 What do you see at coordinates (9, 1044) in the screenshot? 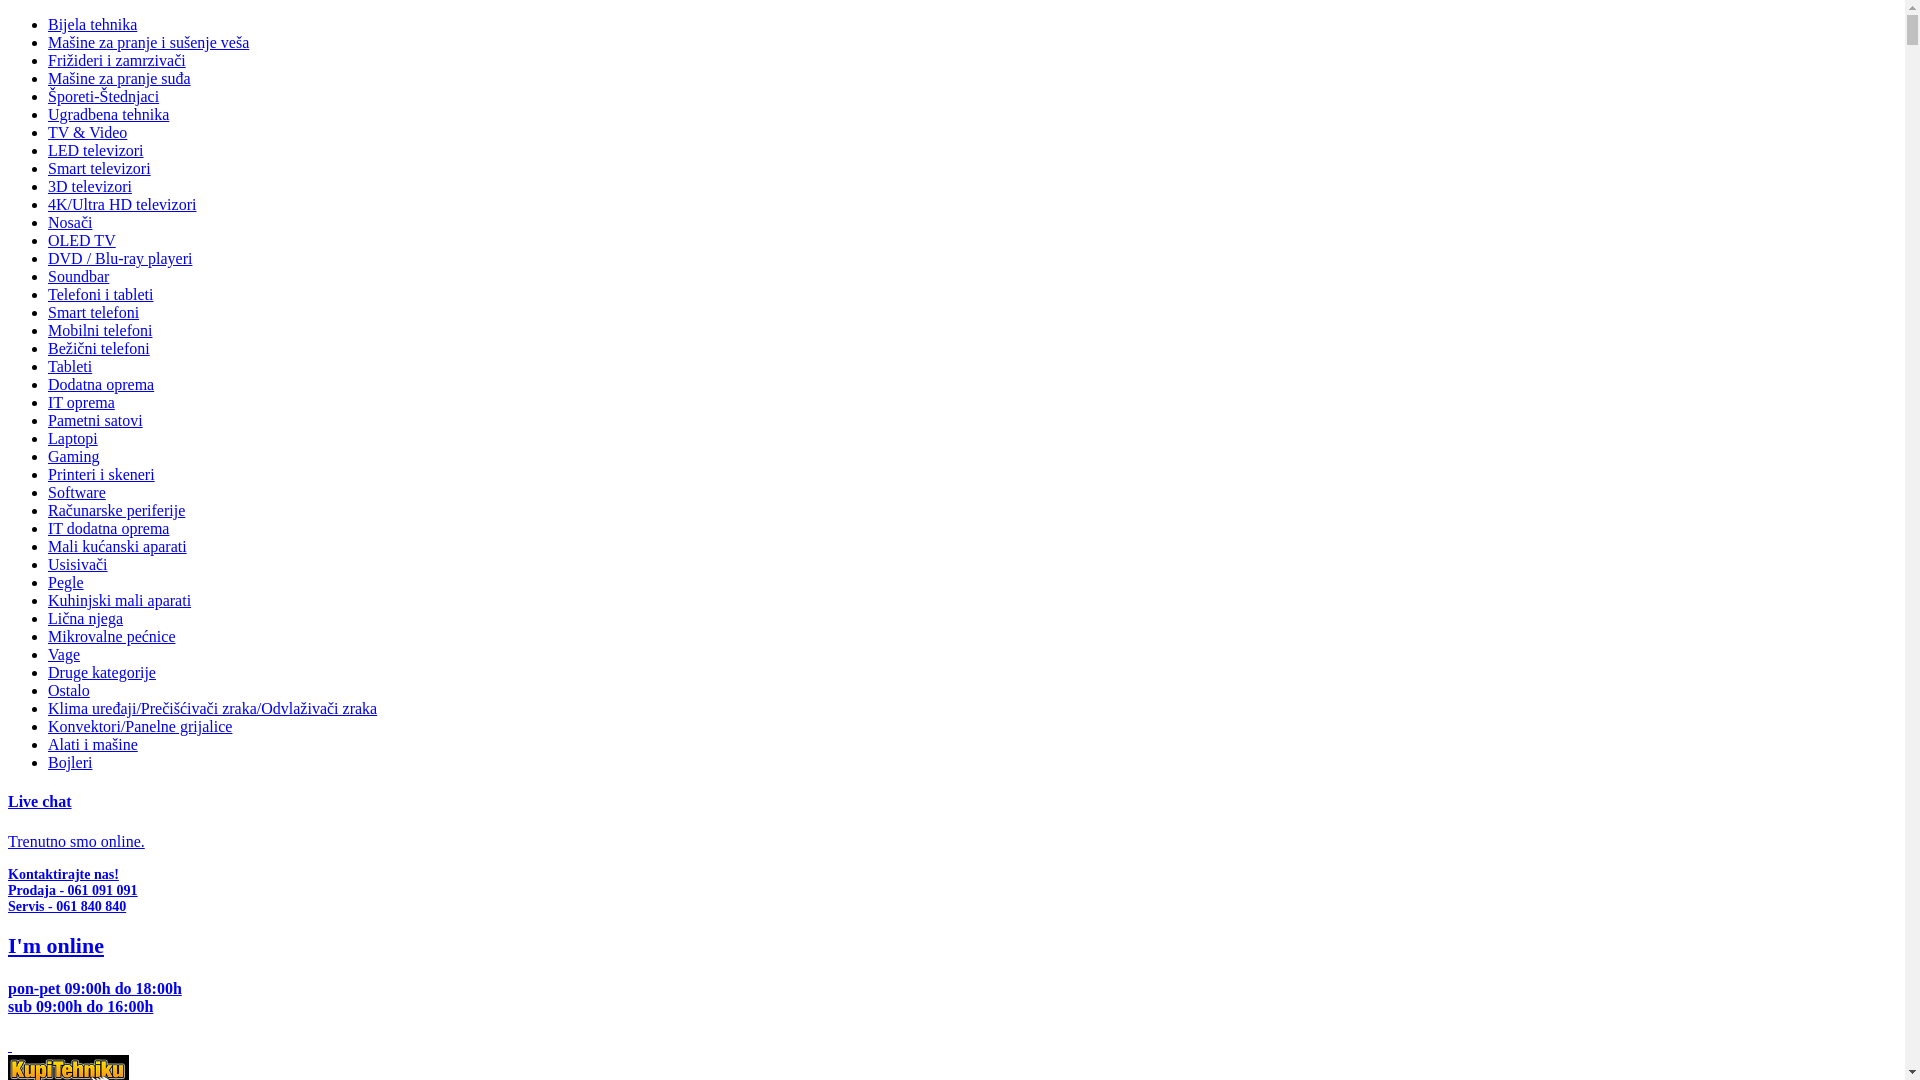
I see `' '` at bounding box center [9, 1044].